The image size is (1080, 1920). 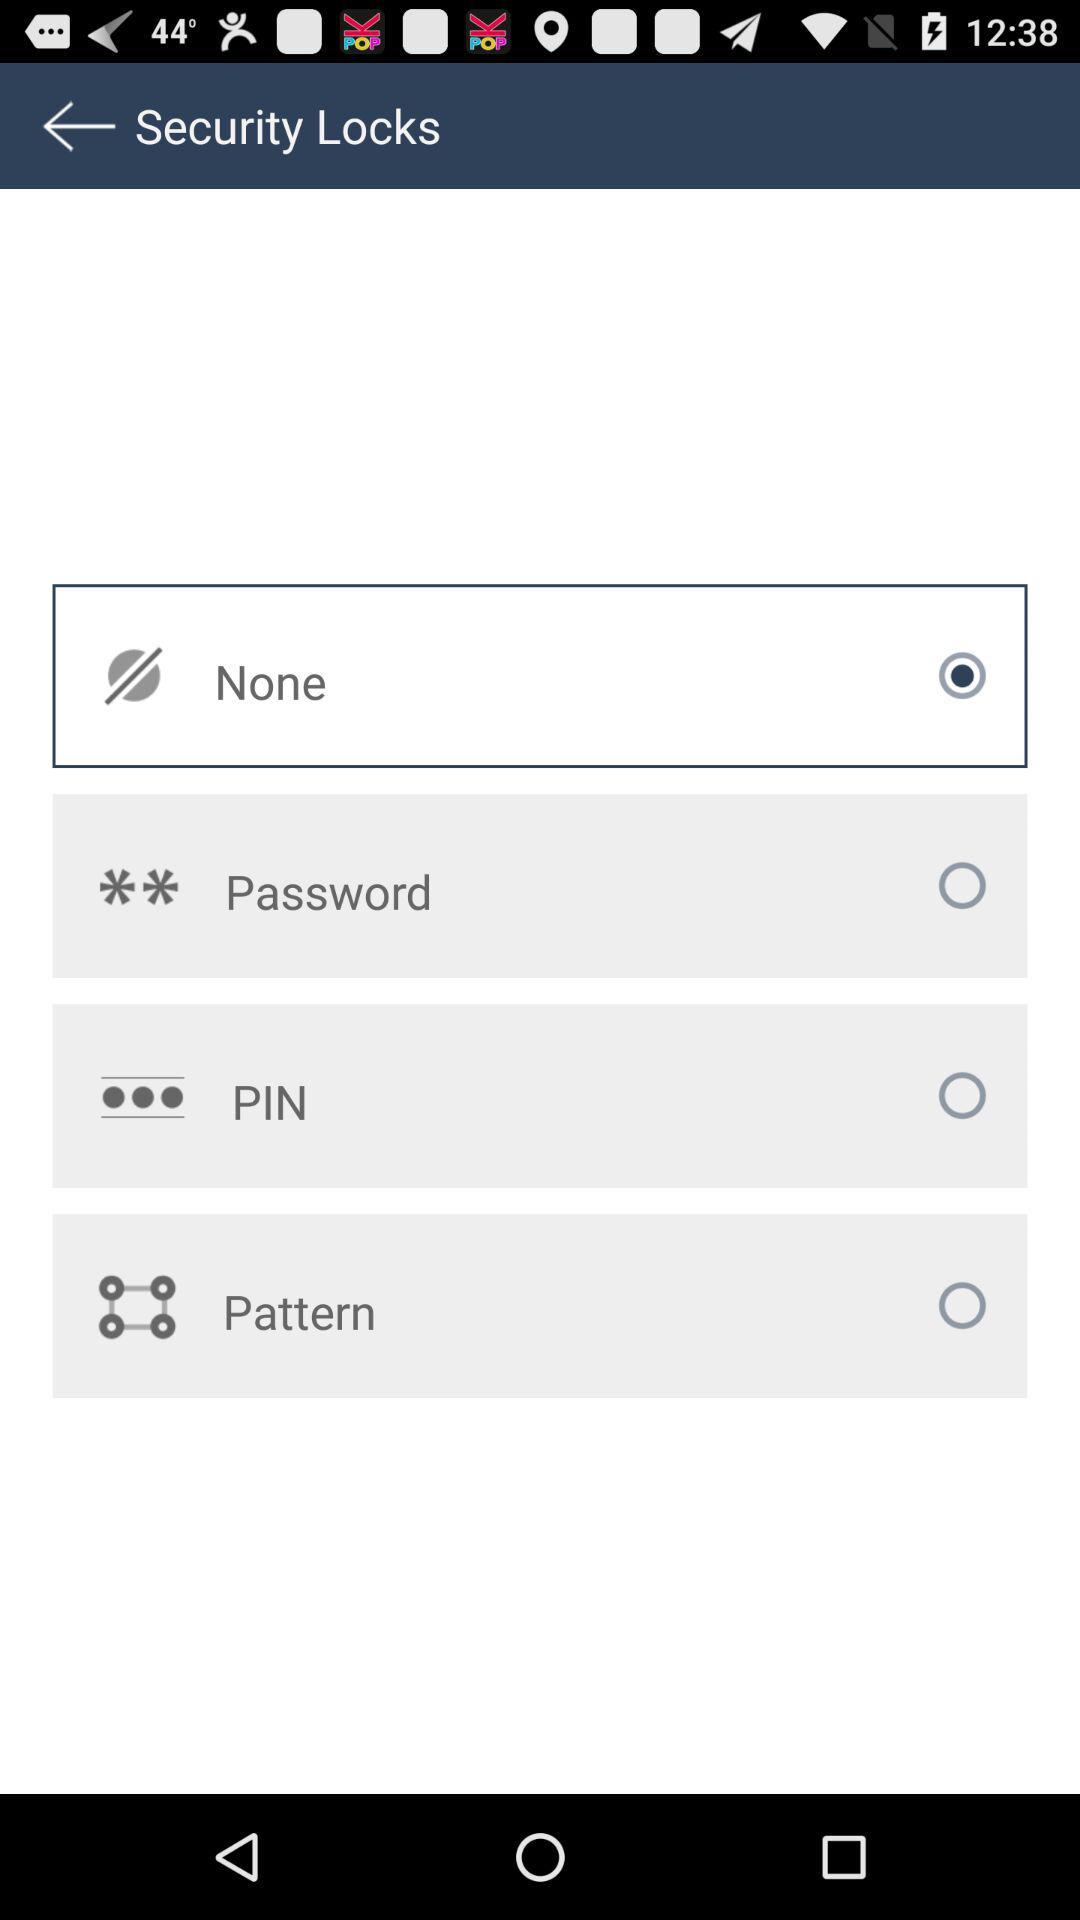 What do you see at coordinates (427, 1100) in the screenshot?
I see `pin icon` at bounding box center [427, 1100].